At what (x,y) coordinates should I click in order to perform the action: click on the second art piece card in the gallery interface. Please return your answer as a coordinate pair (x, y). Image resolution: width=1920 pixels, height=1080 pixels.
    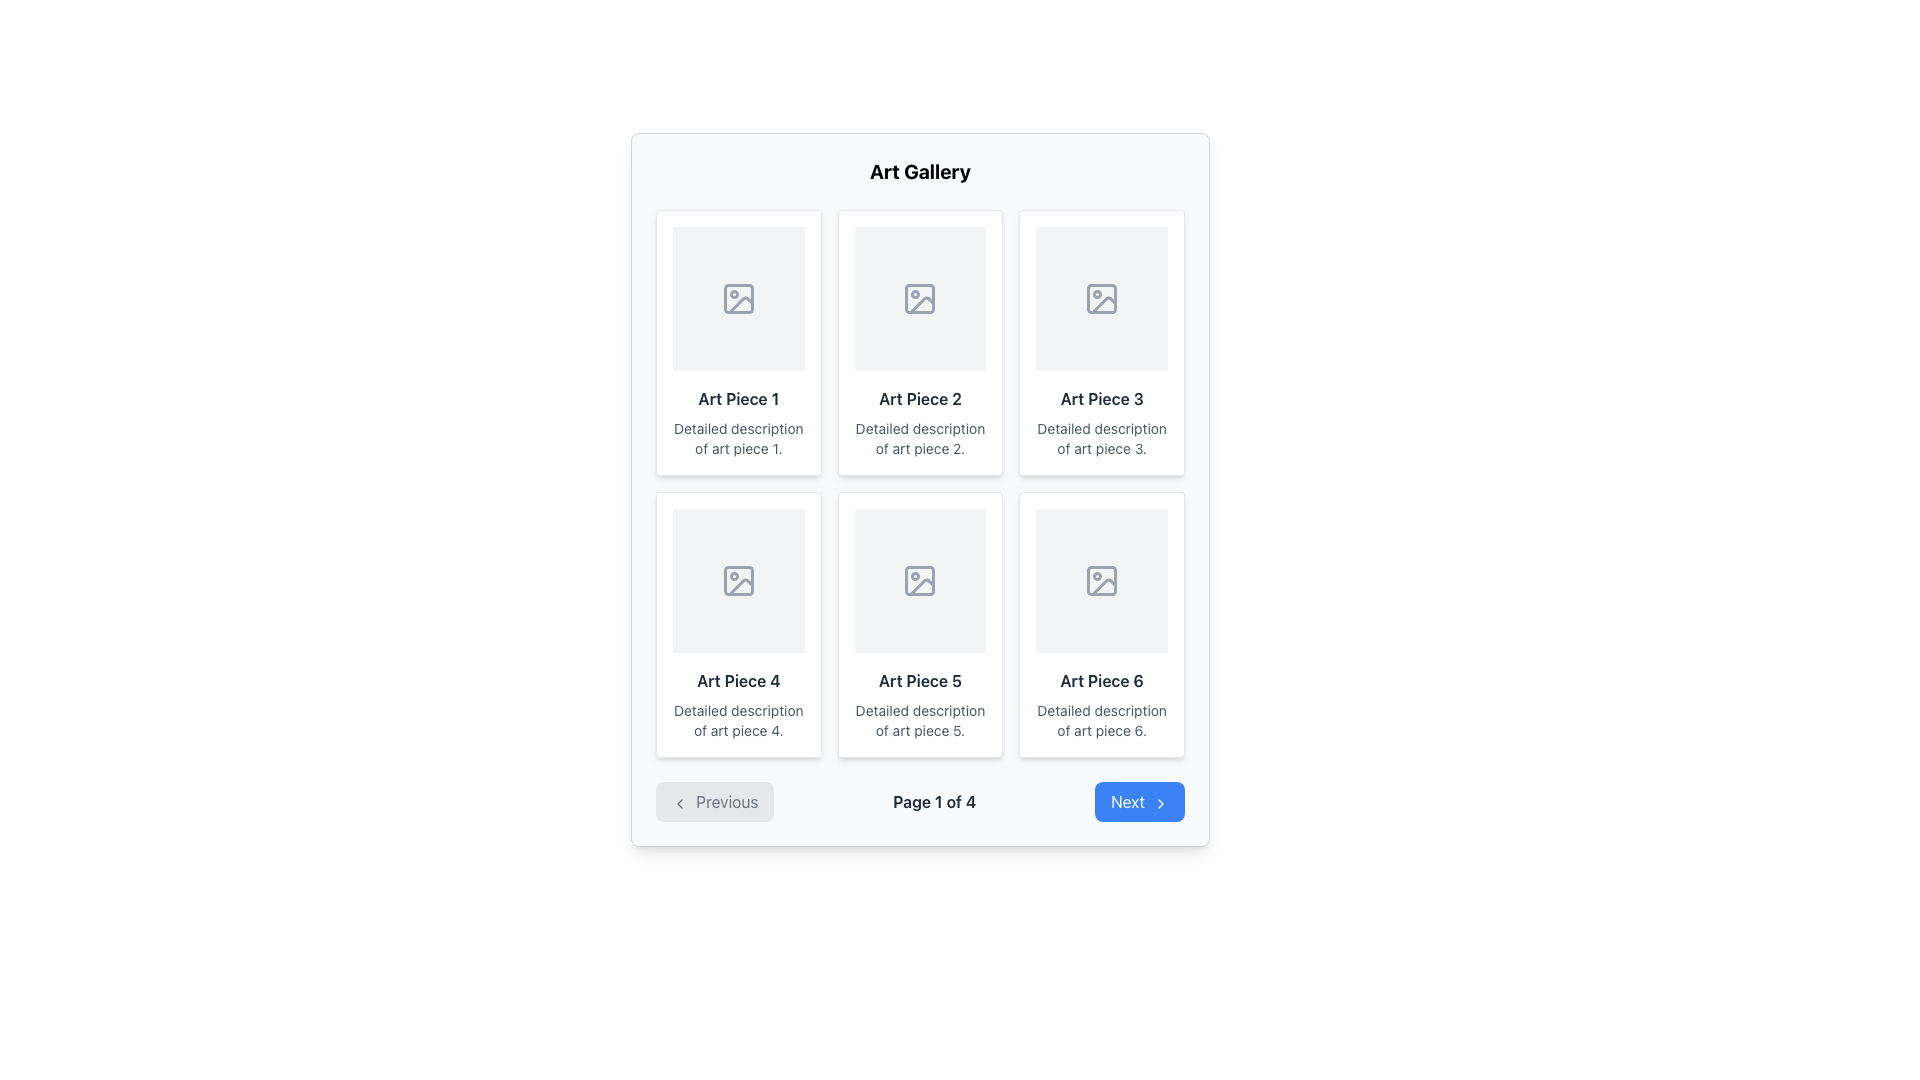
    Looking at the image, I should click on (919, 342).